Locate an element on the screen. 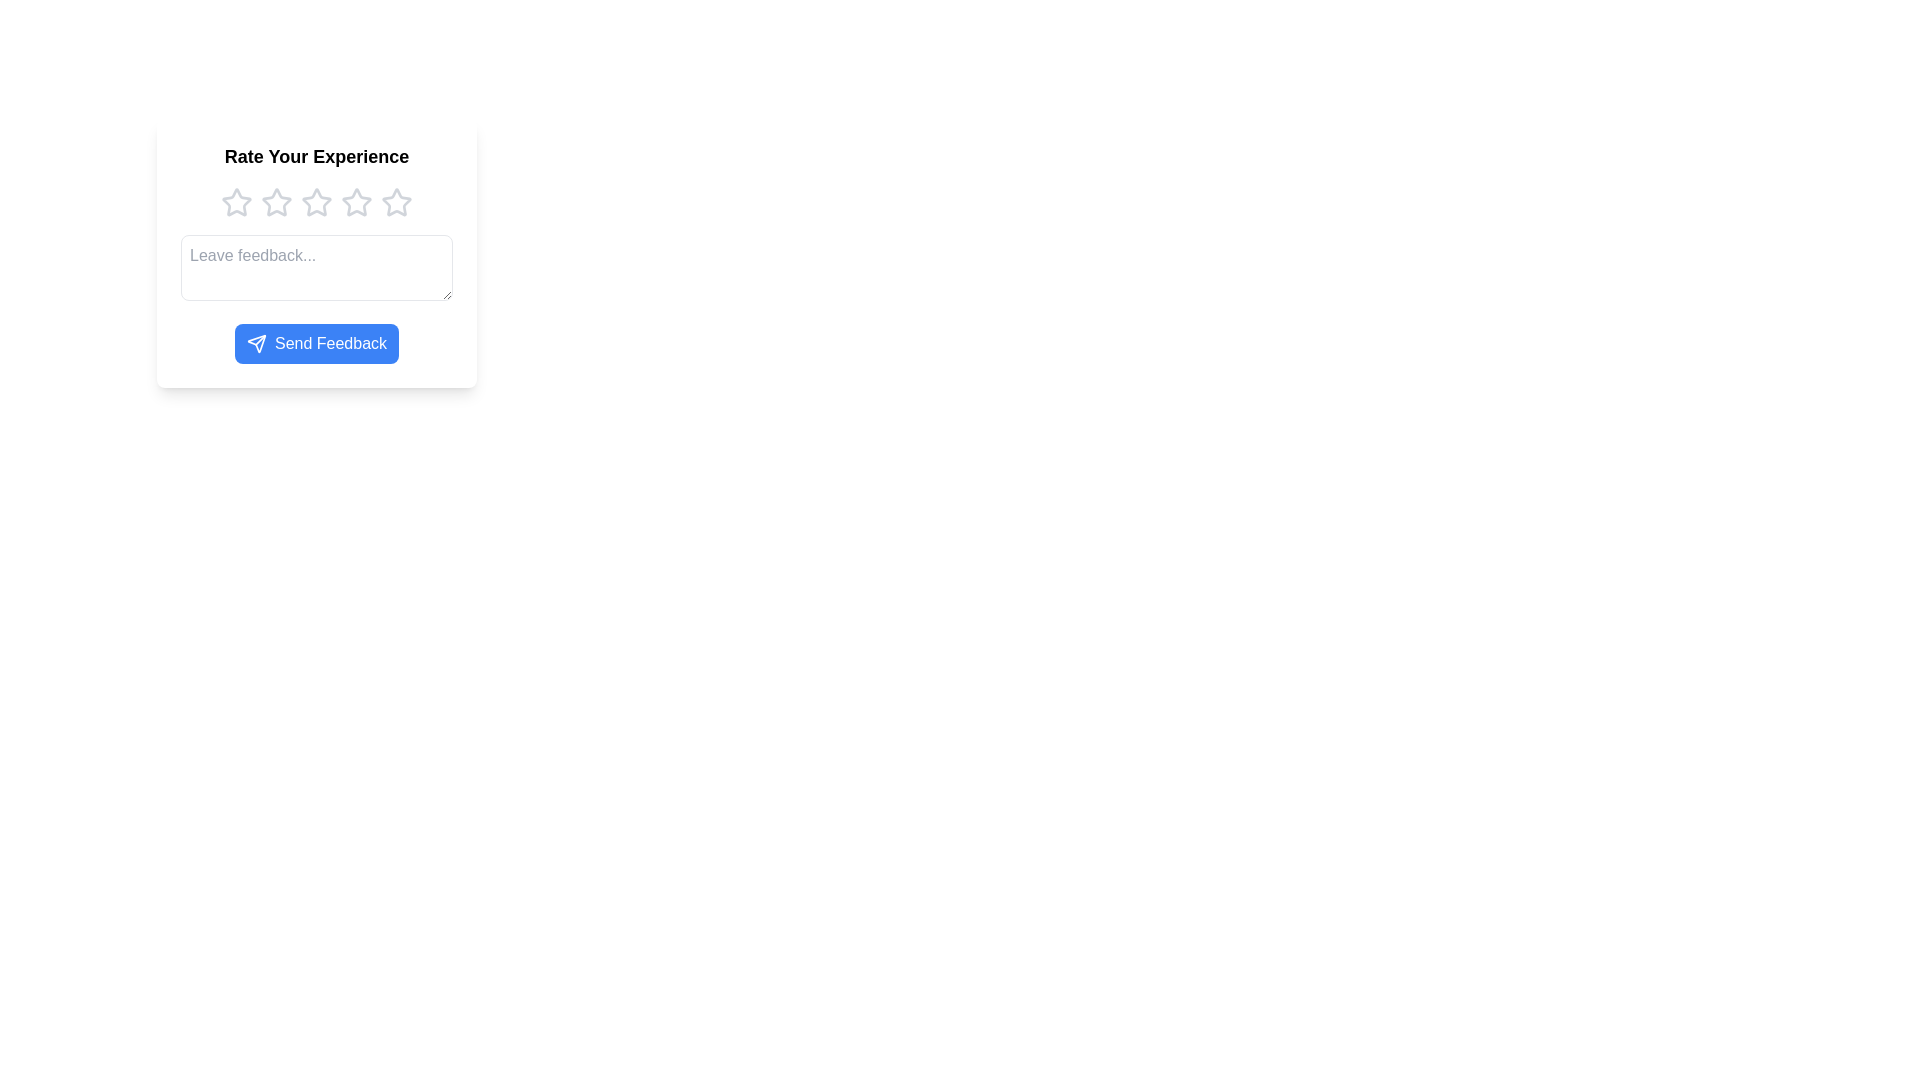 The height and width of the screenshot is (1080, 1920). the fourth star-shaped icon from the left in the row of five icons below the text 'Rate Your Experience' is located at coordinates (356, 203).